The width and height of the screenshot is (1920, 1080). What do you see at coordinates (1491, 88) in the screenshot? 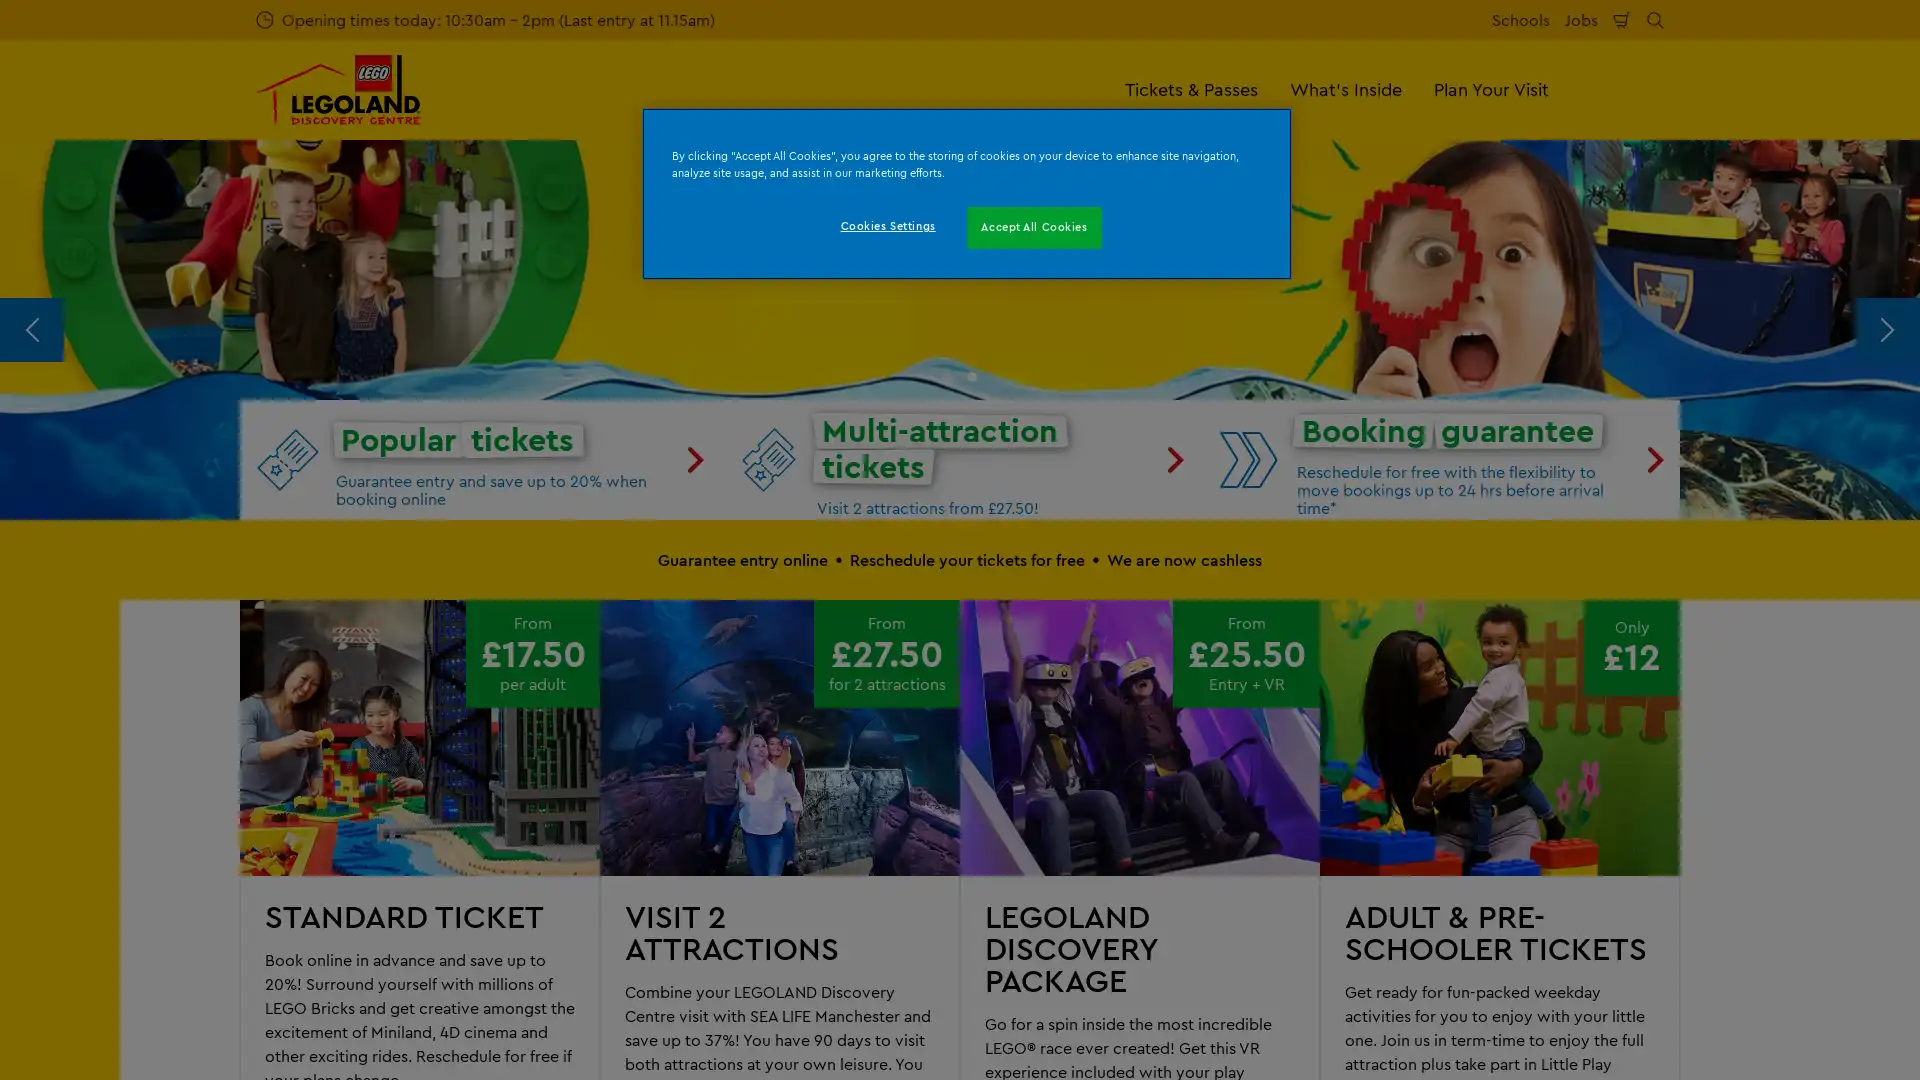
I see `Plan Your Visit` at bounding box center [1491, 88].